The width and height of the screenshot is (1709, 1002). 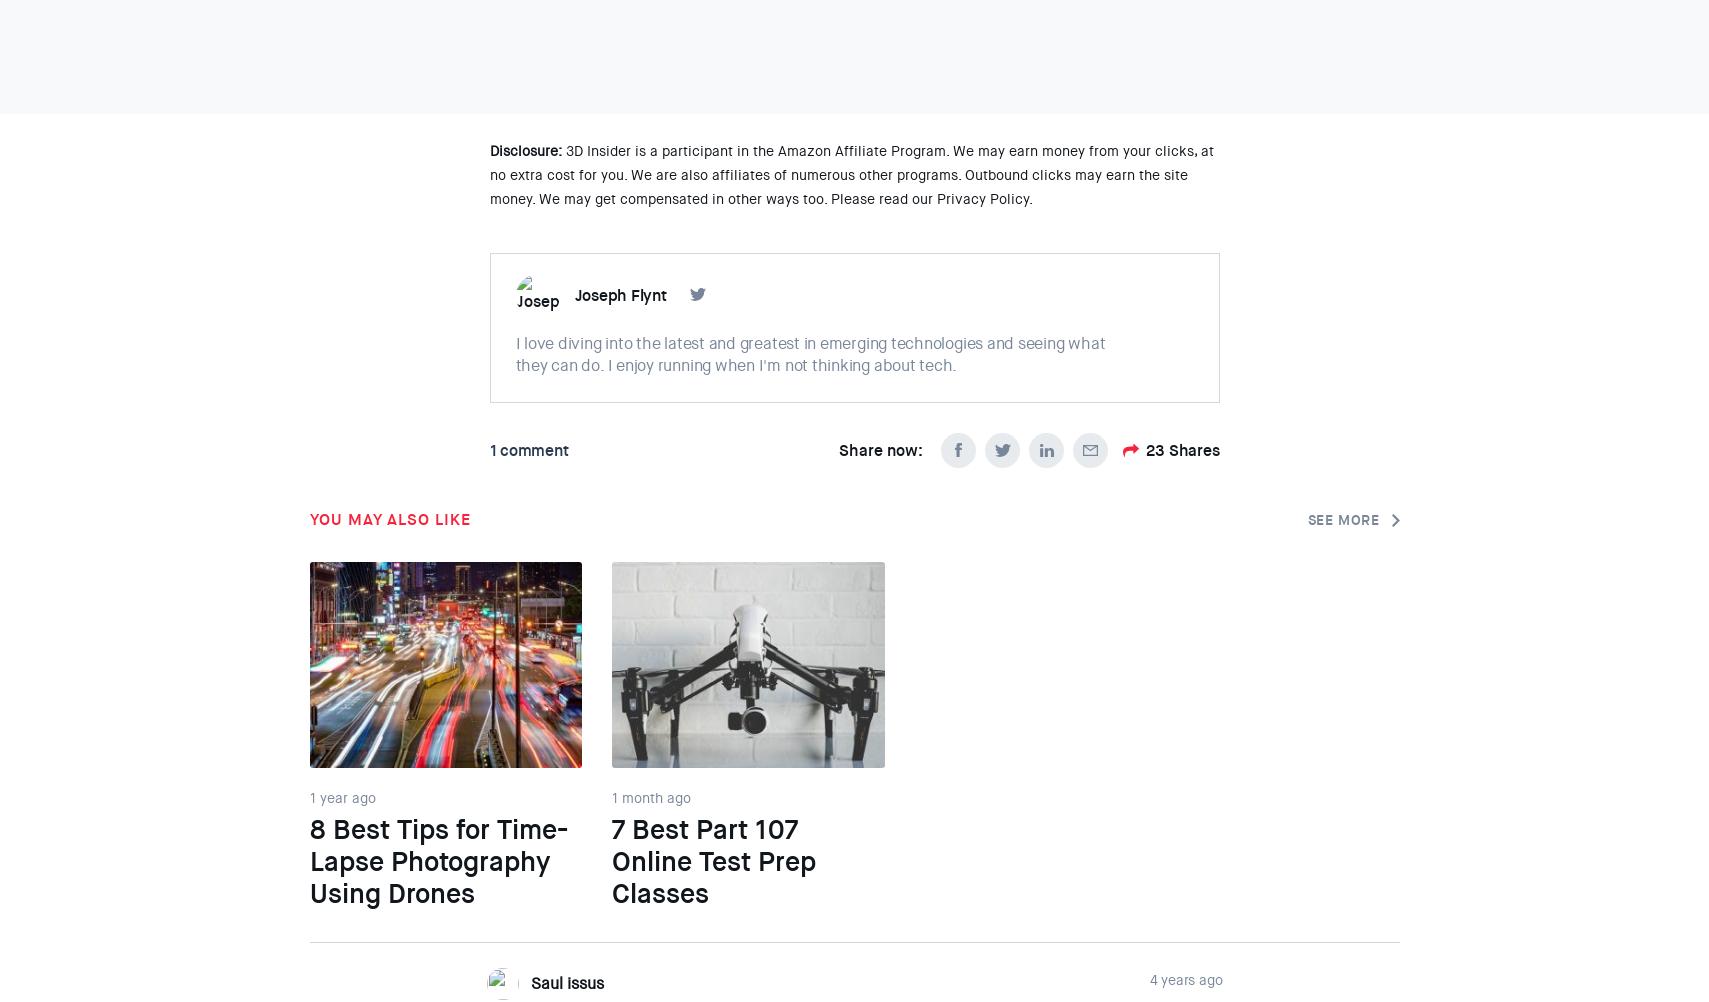 What do you see at coordinates (437, 862) in the screenshot?
I see `'8 Best Tips for Time-Lapse Photography Using Drones'` at bounding box center [437, 862].